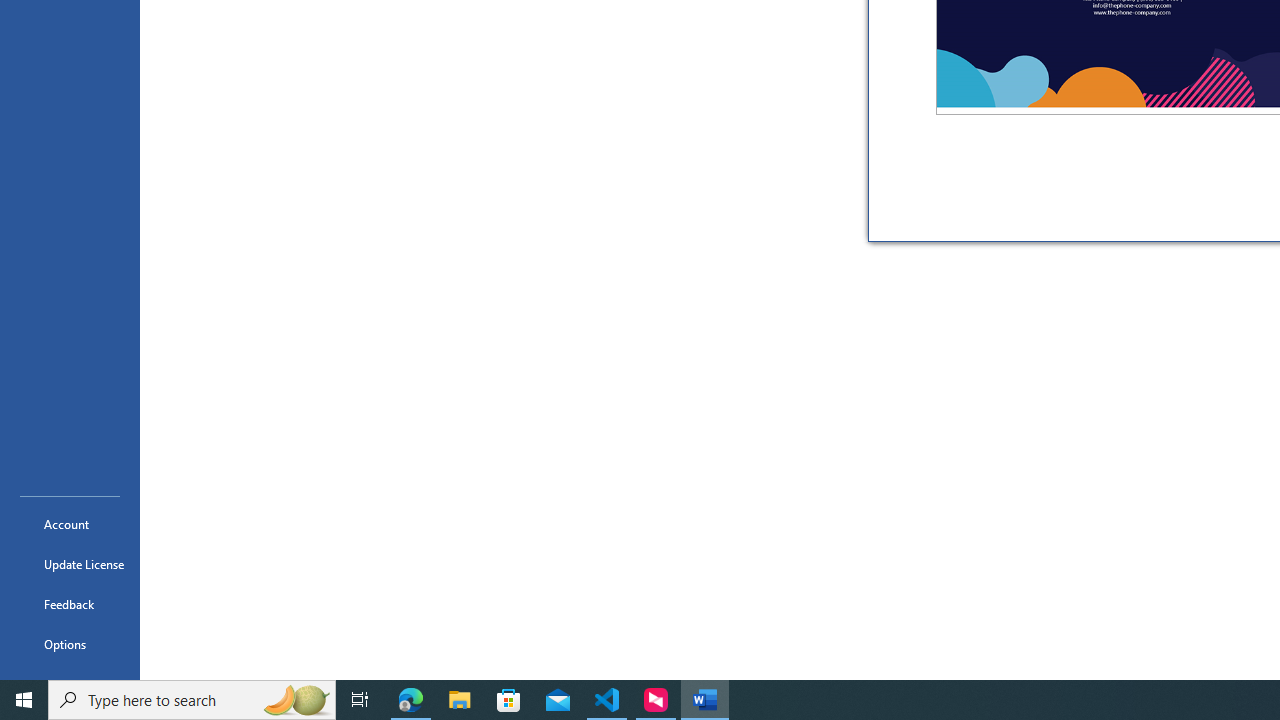 The image size is (1280, 720). What do you see at coordinates (69, 523) in the screenshot?
I see `'Account'` at bounding box center [69, 523].